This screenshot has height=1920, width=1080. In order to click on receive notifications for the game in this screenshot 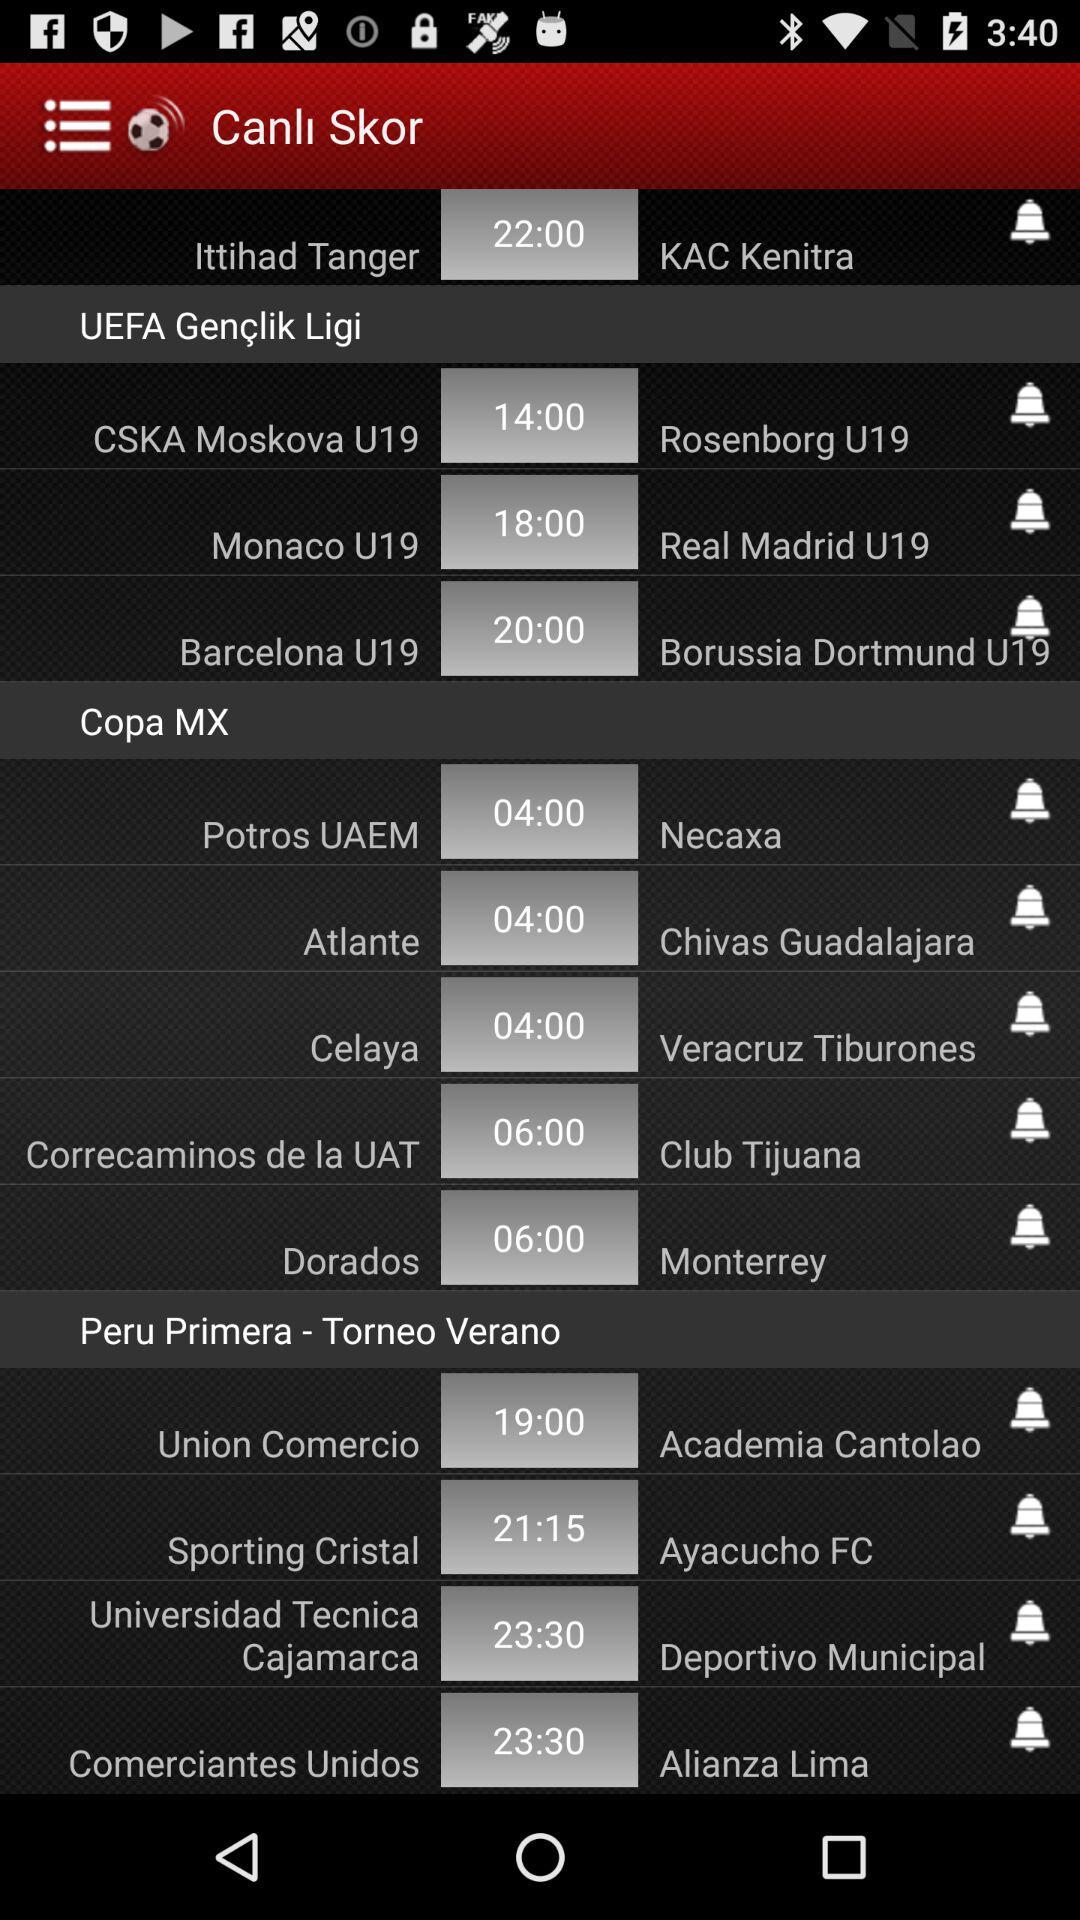, I will do `click(1029, 511)`.